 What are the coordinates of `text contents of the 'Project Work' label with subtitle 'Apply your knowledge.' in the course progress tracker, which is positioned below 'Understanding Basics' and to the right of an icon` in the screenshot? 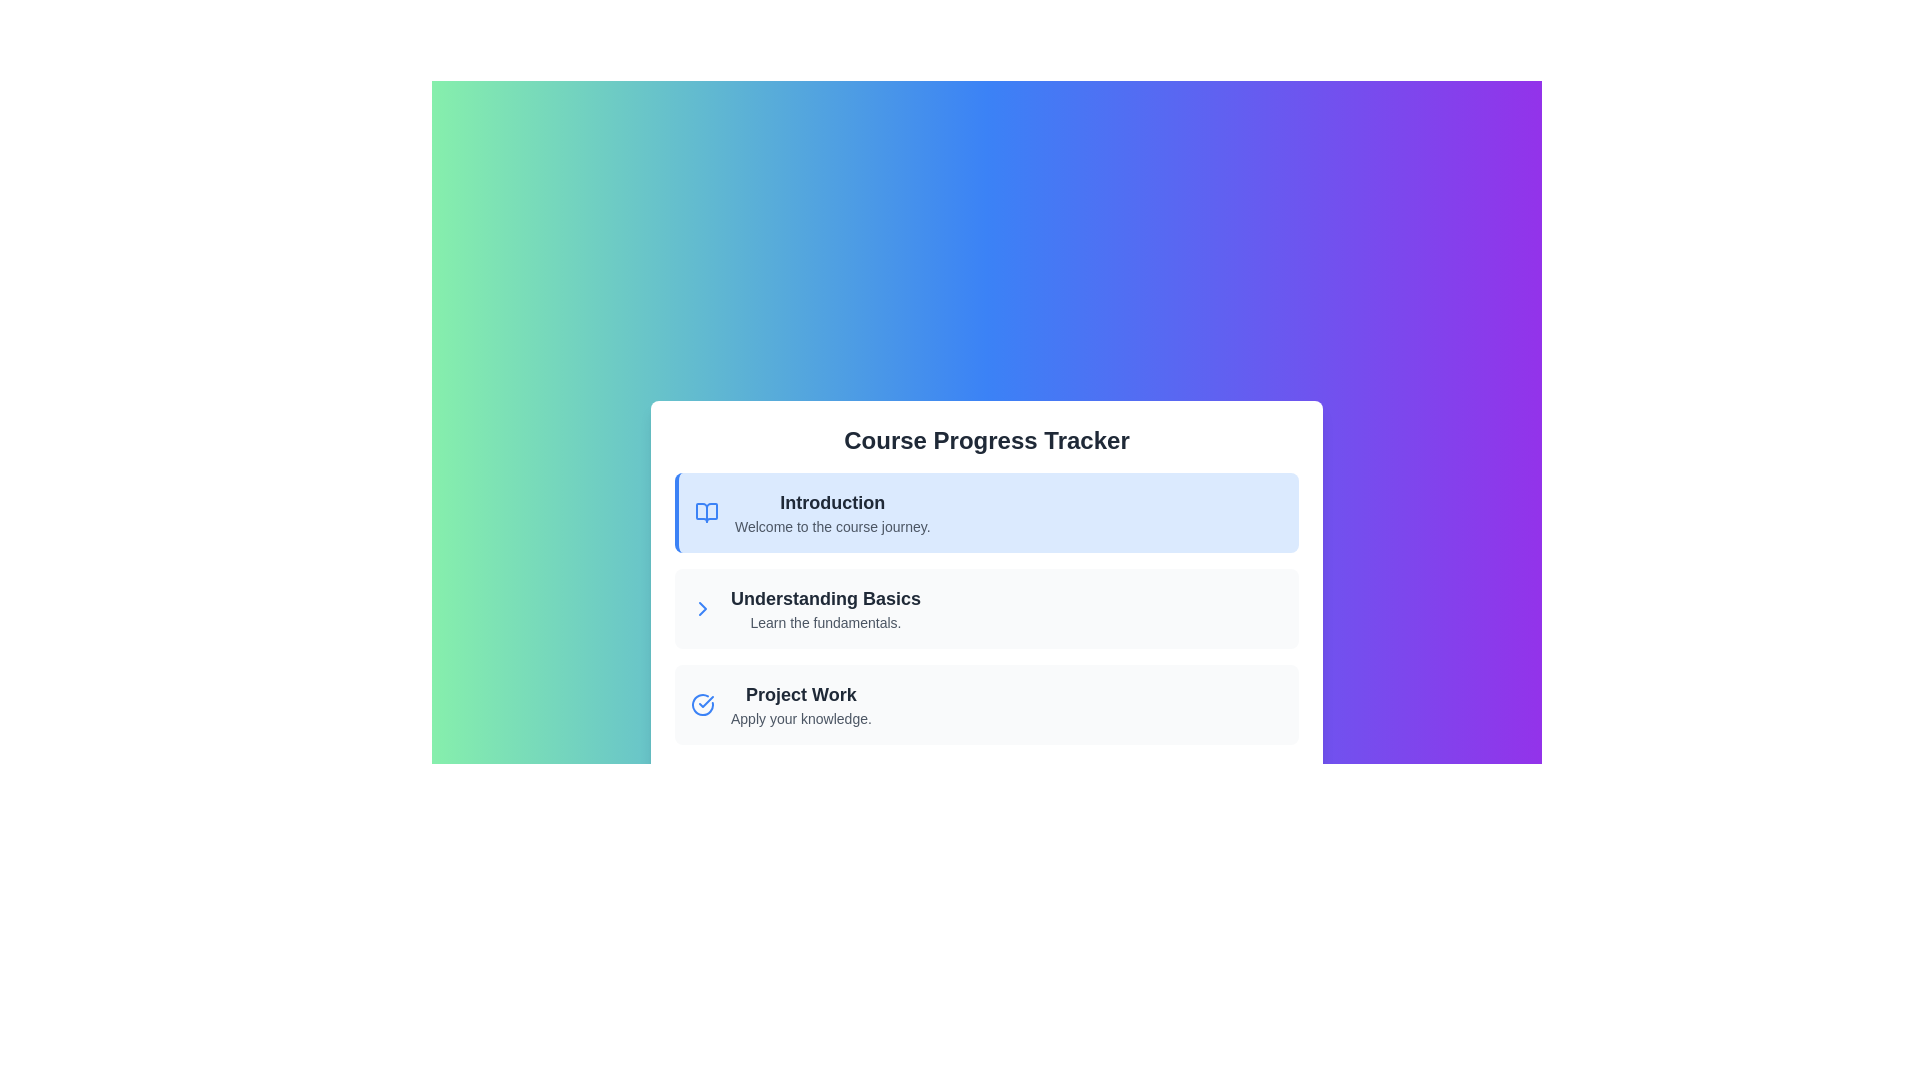 It's located at (801, 704).